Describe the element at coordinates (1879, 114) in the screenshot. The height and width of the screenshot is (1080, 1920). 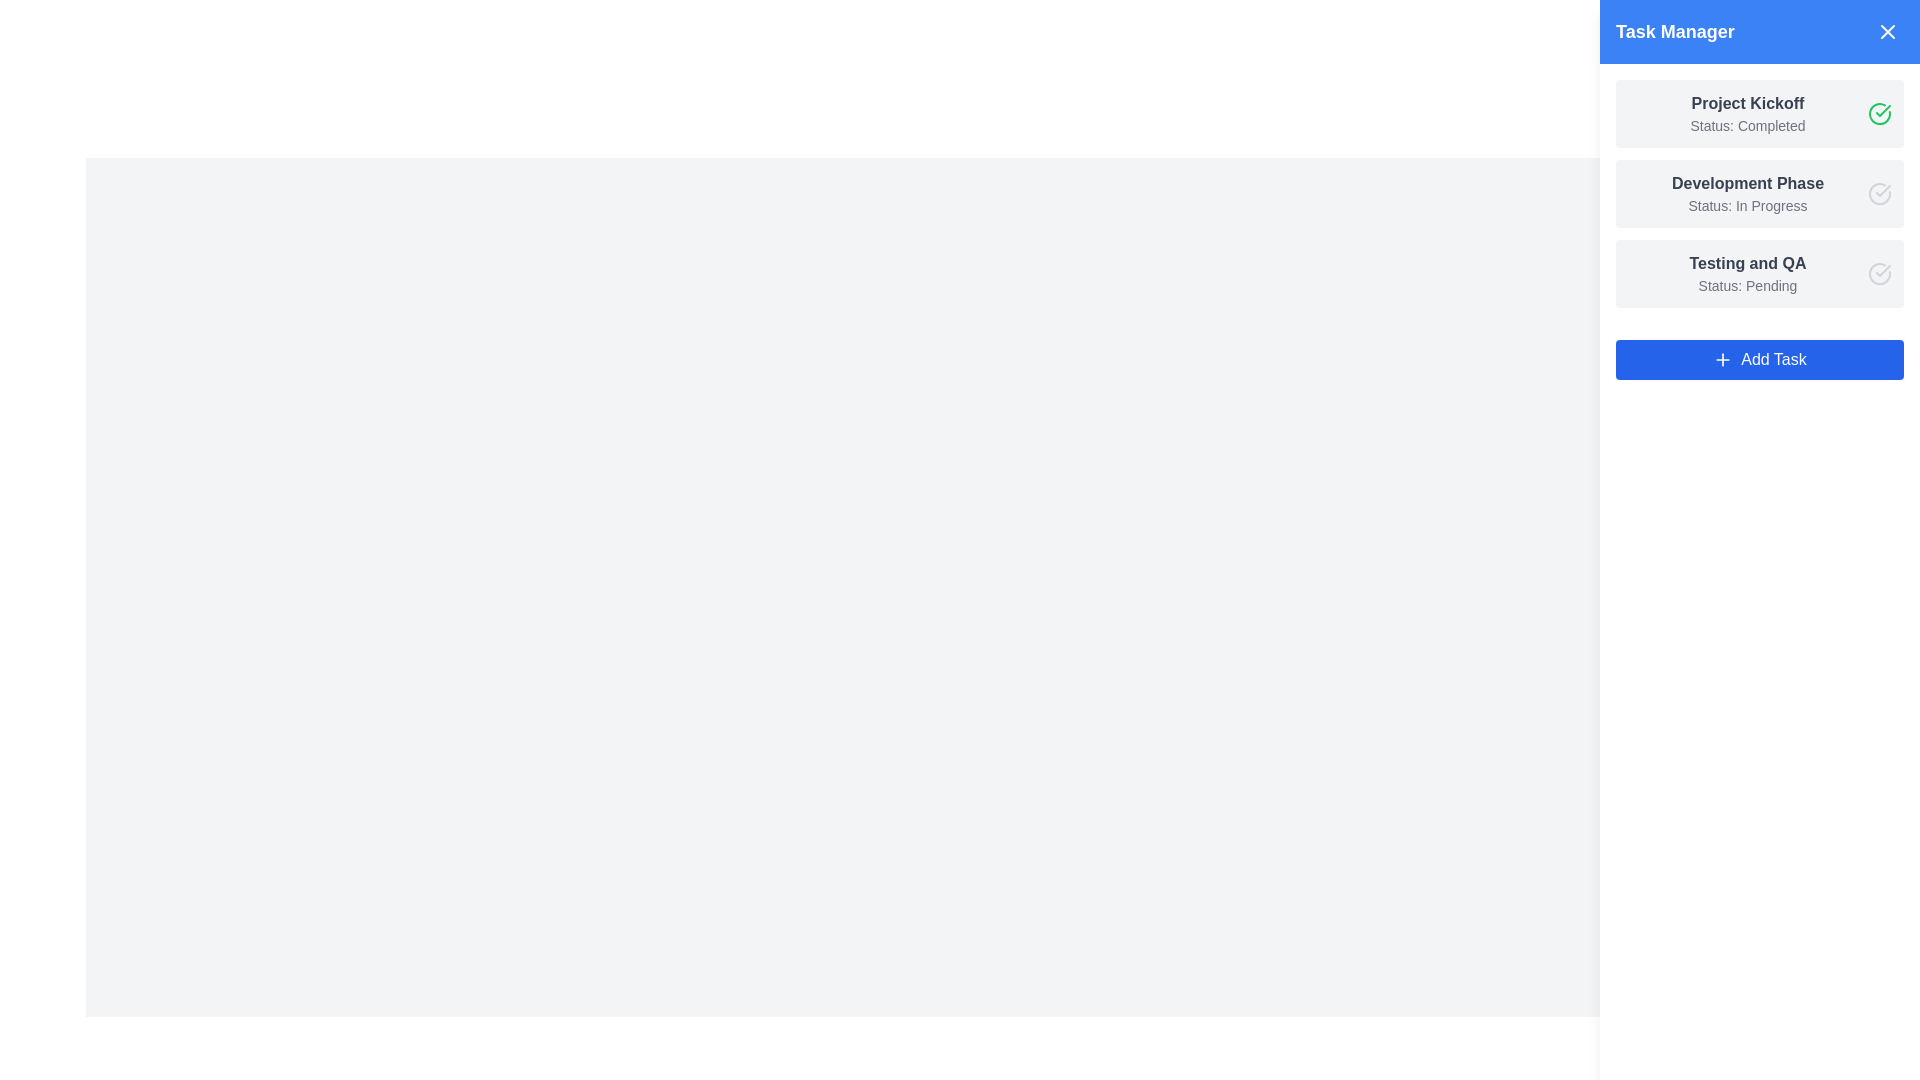
I see `the green arc of the checkmark icon next to the 'Project Kickoff' task in the task management interface` at that location.